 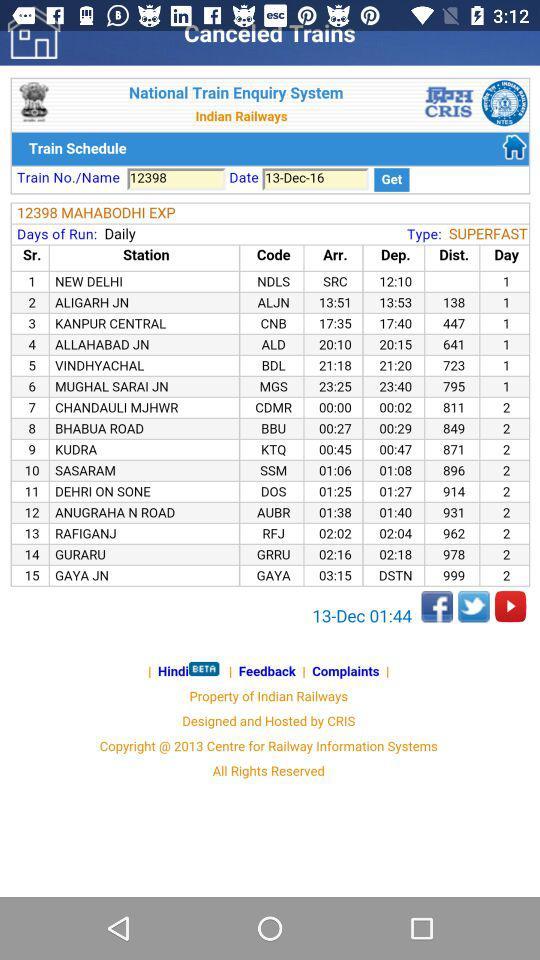 What do you see at coordinates (33, 31) in the screenshot?
I see `the home icon` at bounding box center [33, 31].